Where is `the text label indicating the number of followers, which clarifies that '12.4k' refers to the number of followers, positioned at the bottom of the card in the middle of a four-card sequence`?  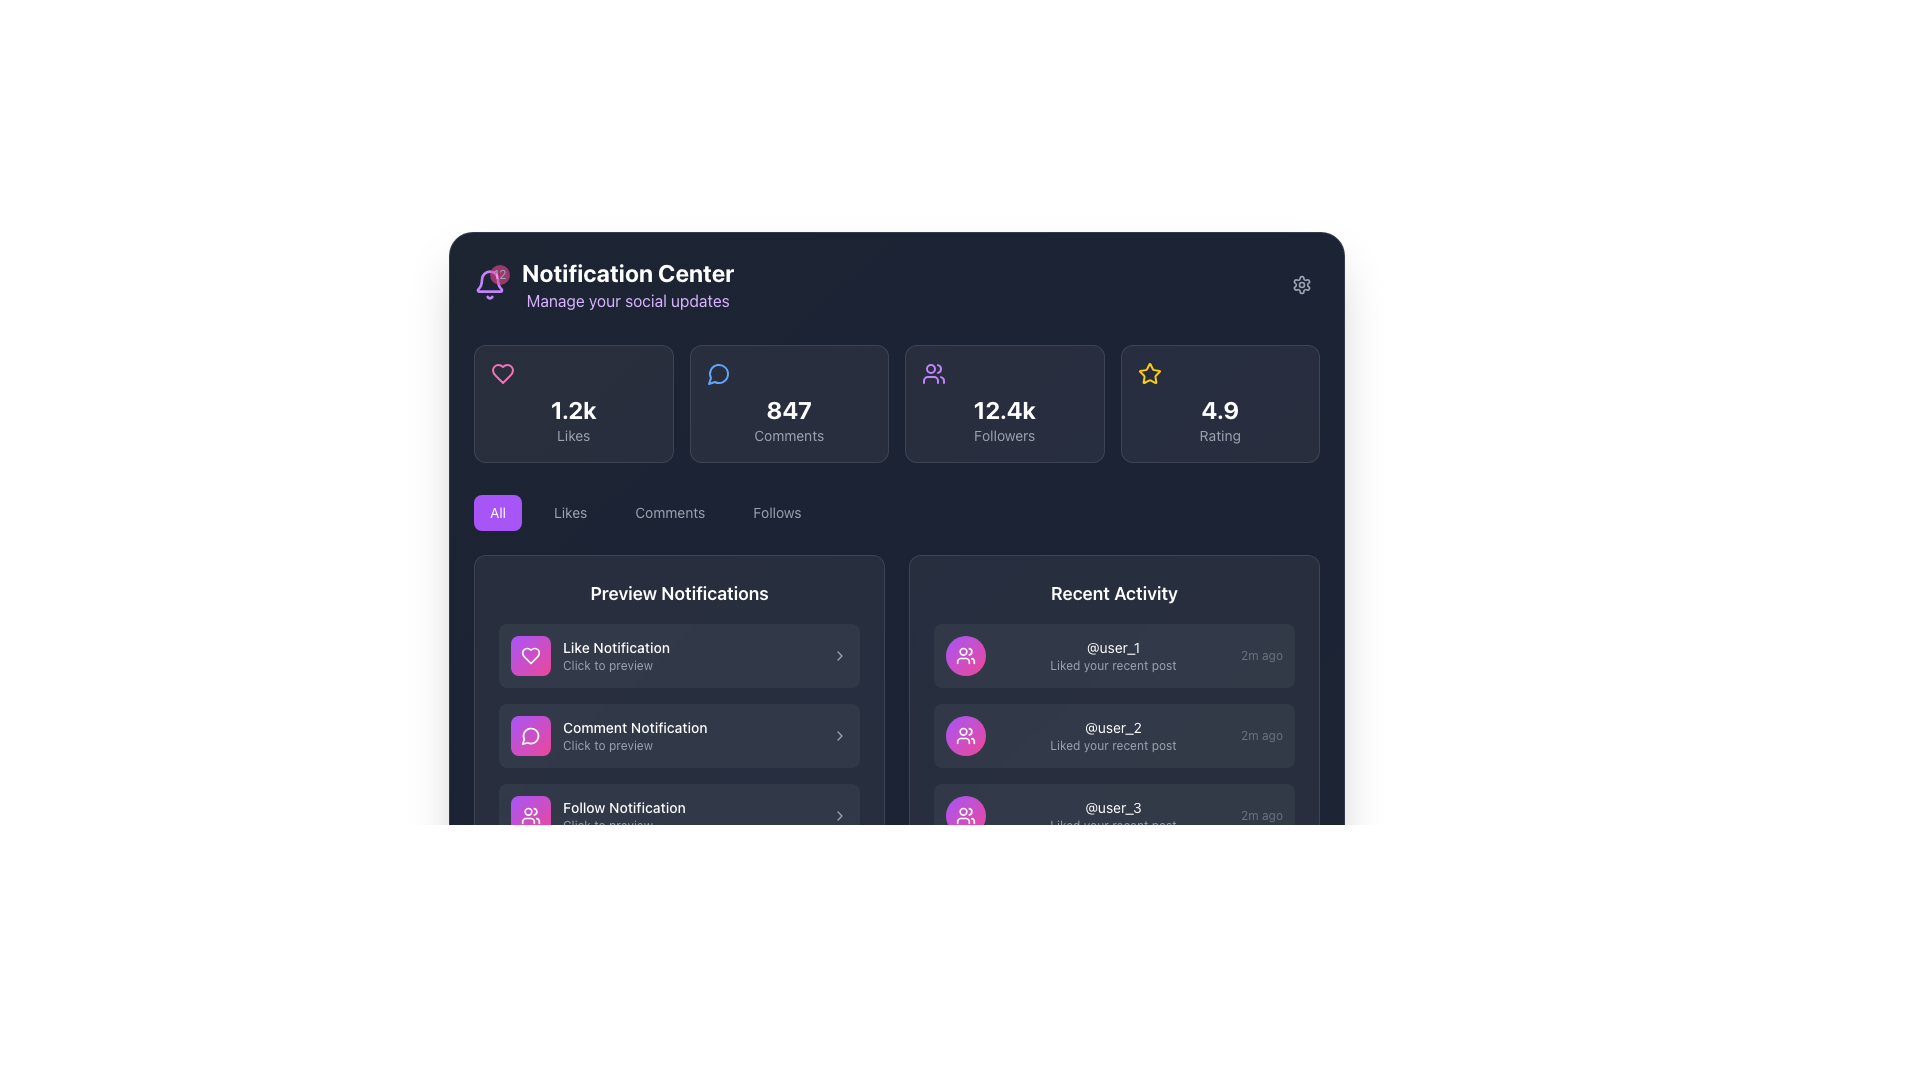
the text label indicating the number of followers, which clarifies that '12.4k' refers to the number of followers, positioned at the bottom of the card in the middle of a four-card sequence is located at coordinates (1004, 434).